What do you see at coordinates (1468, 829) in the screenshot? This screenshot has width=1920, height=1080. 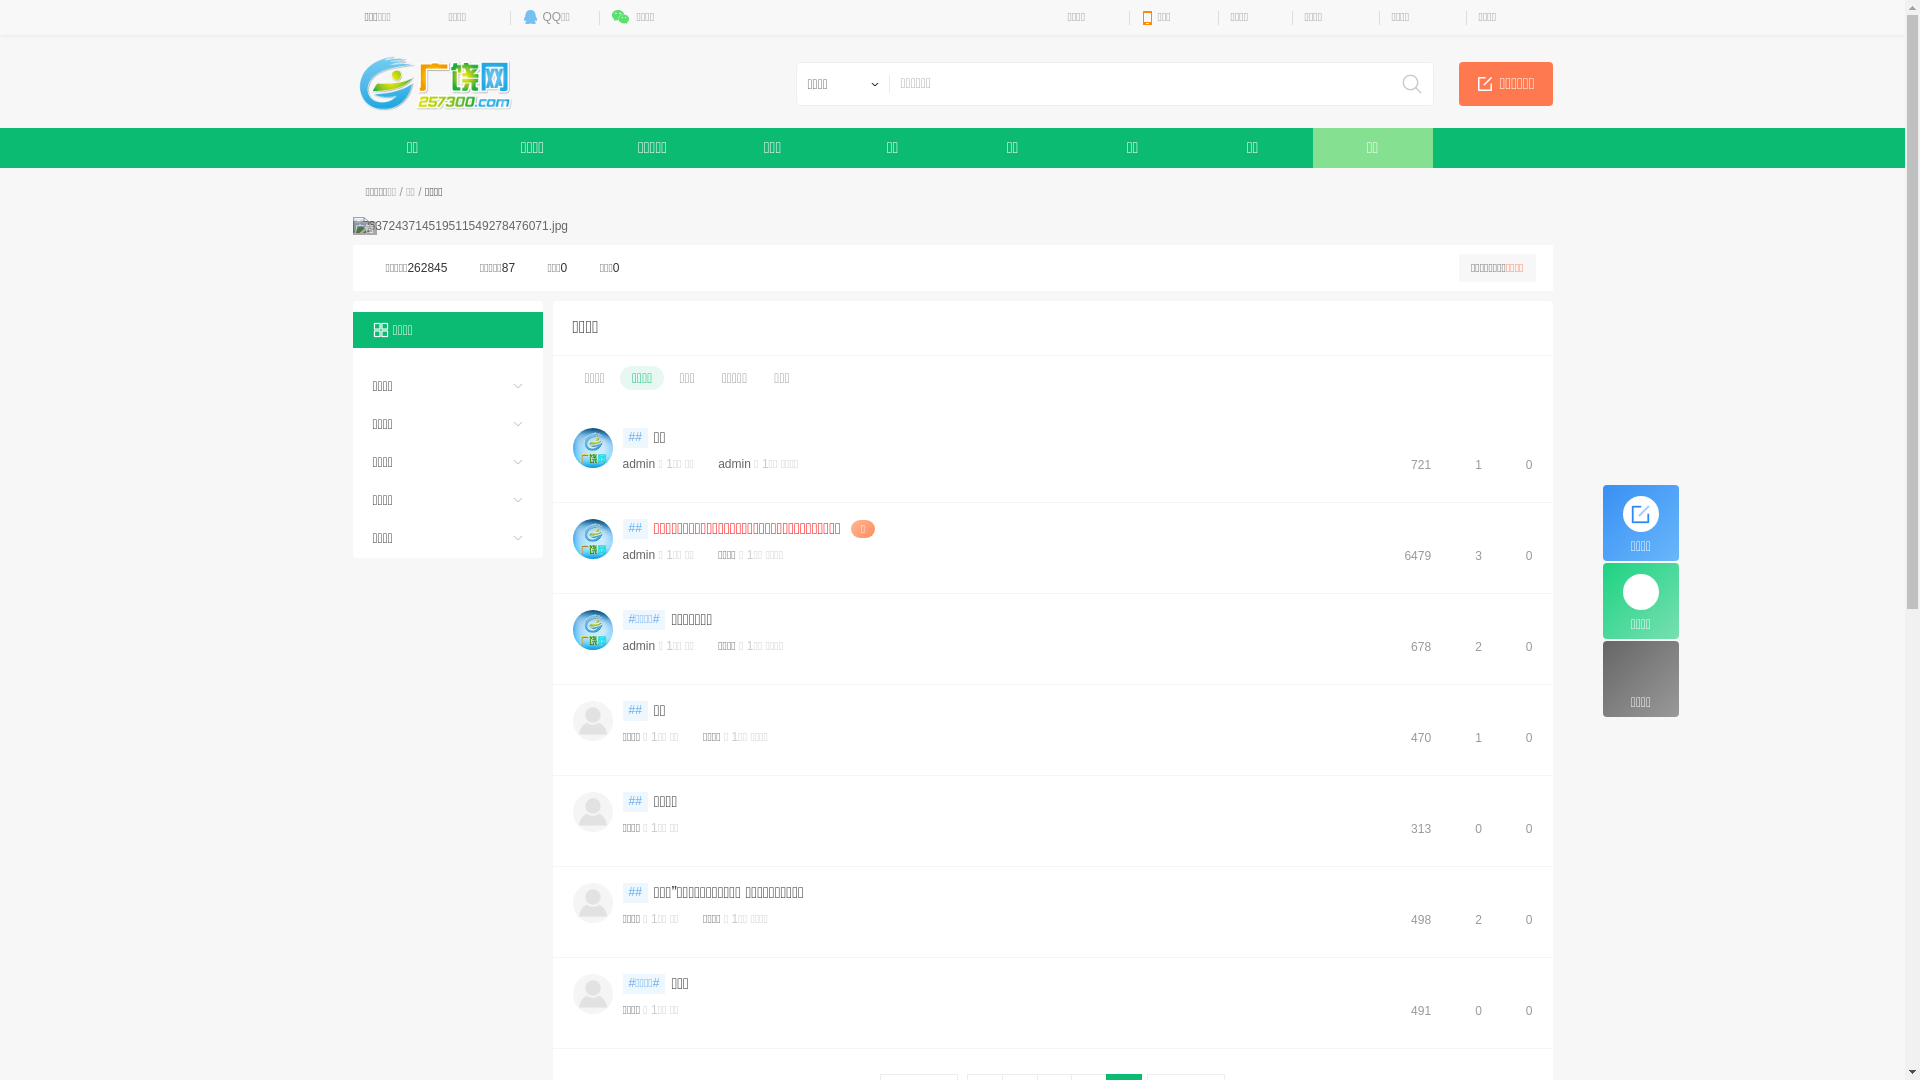 I see `'0'` at bounding box center [1468, 829].